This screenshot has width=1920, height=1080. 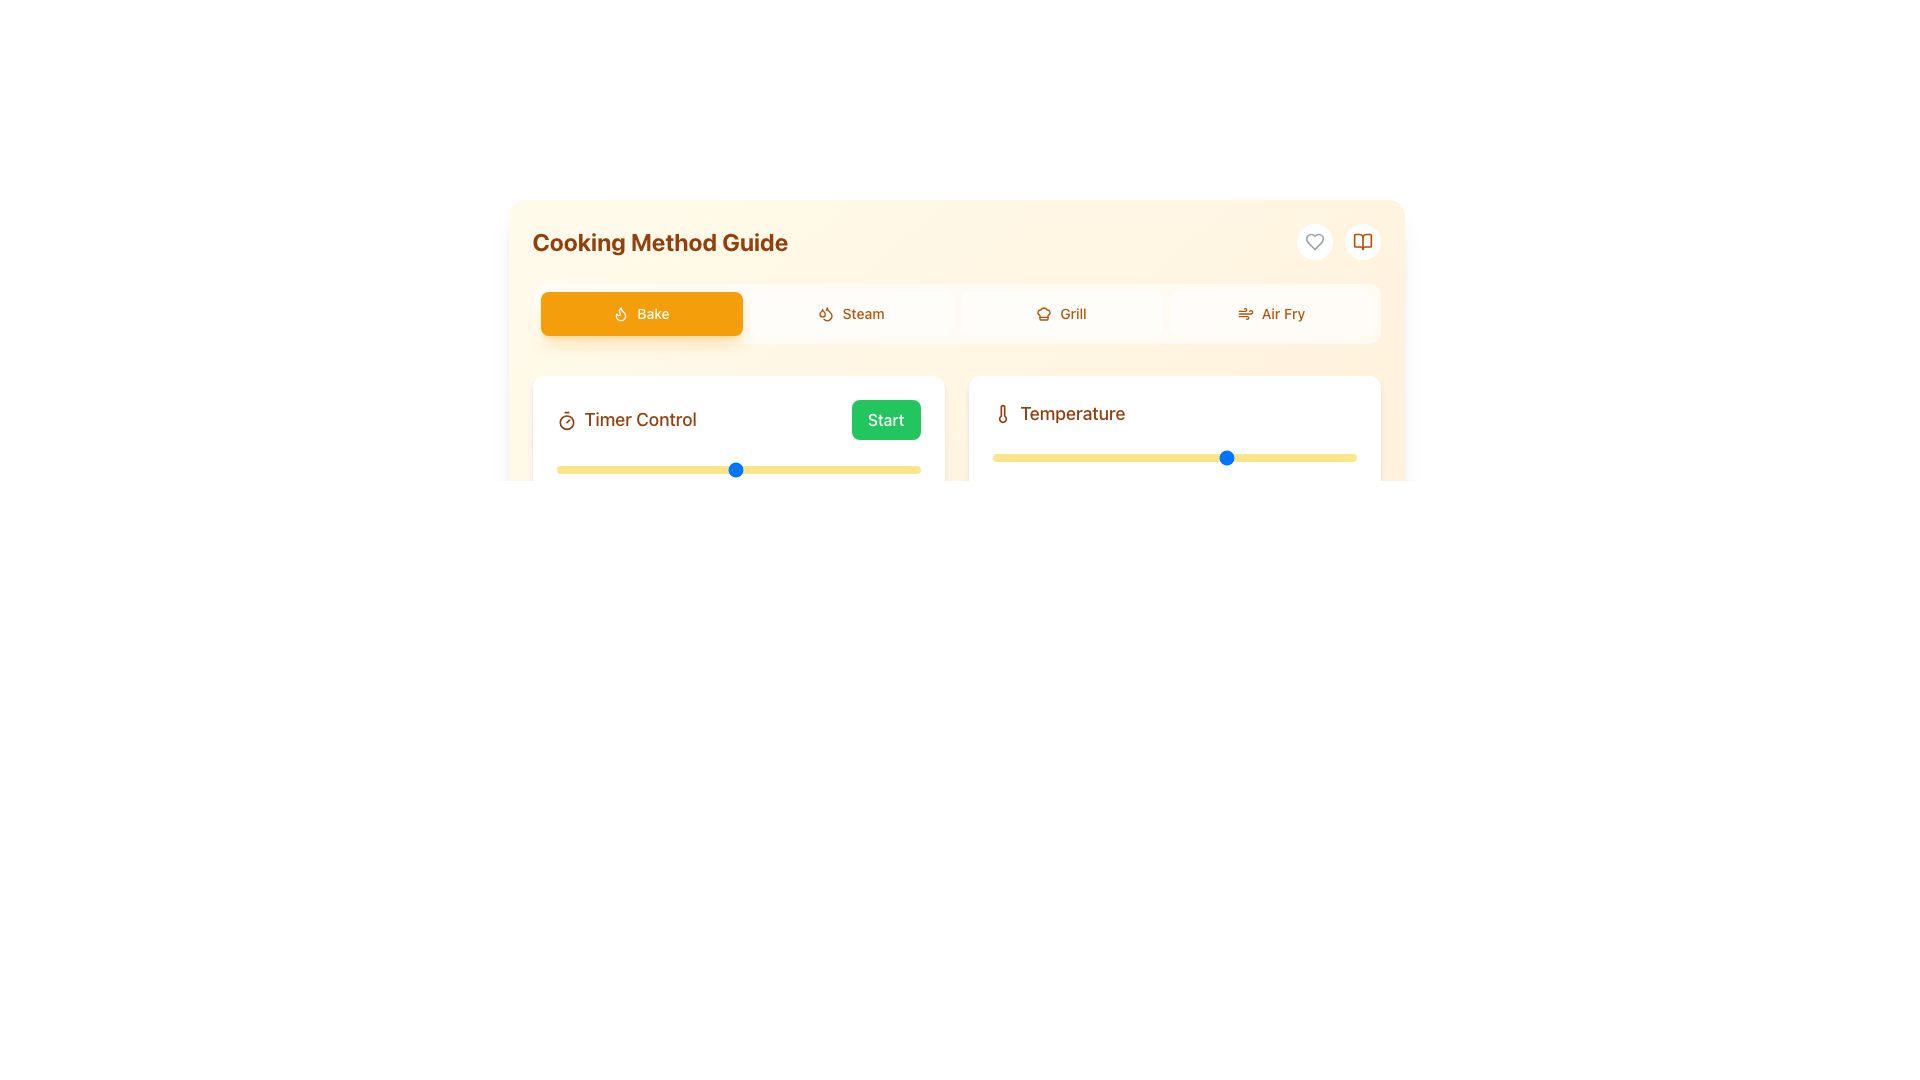 I want to click on the timer slider, so click(x=888, y=470).